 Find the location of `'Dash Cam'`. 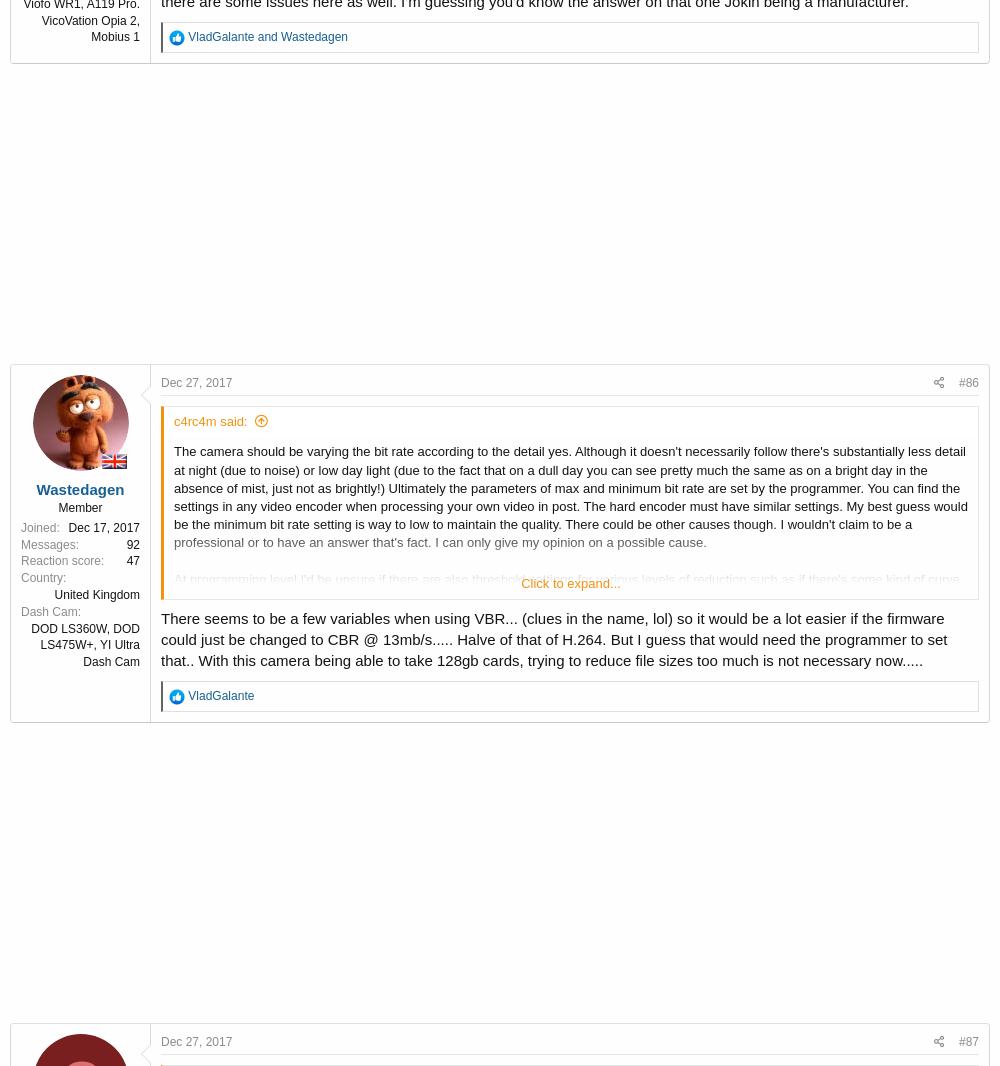

'Dash Cam' is located at coordinates (49, 610).